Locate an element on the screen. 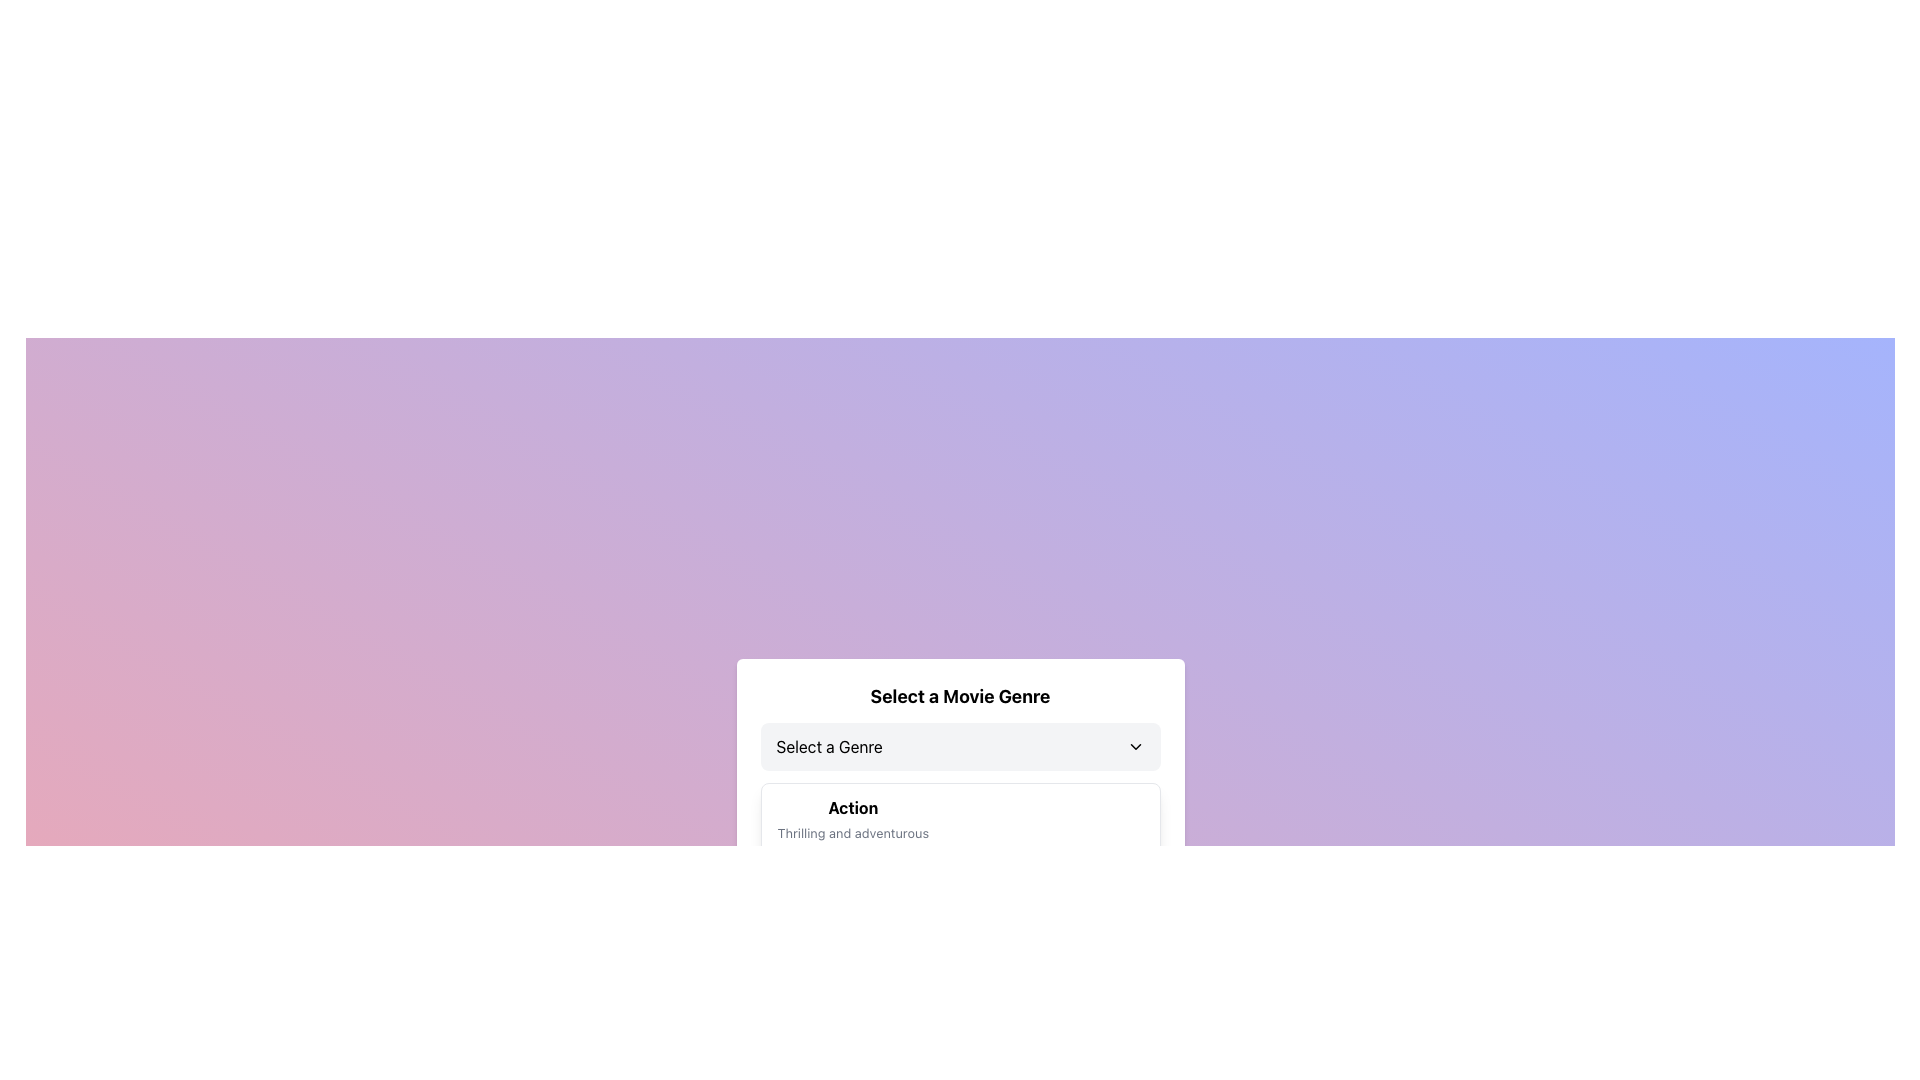 This screenshot has width=1920, height=1080. the Menu Item element that has a white background with rounded corners, containing the title 'Action' and description 'Thrilling and adventurous', located beneath the 'Select a Genre' button is located at coordinates (960, 928).